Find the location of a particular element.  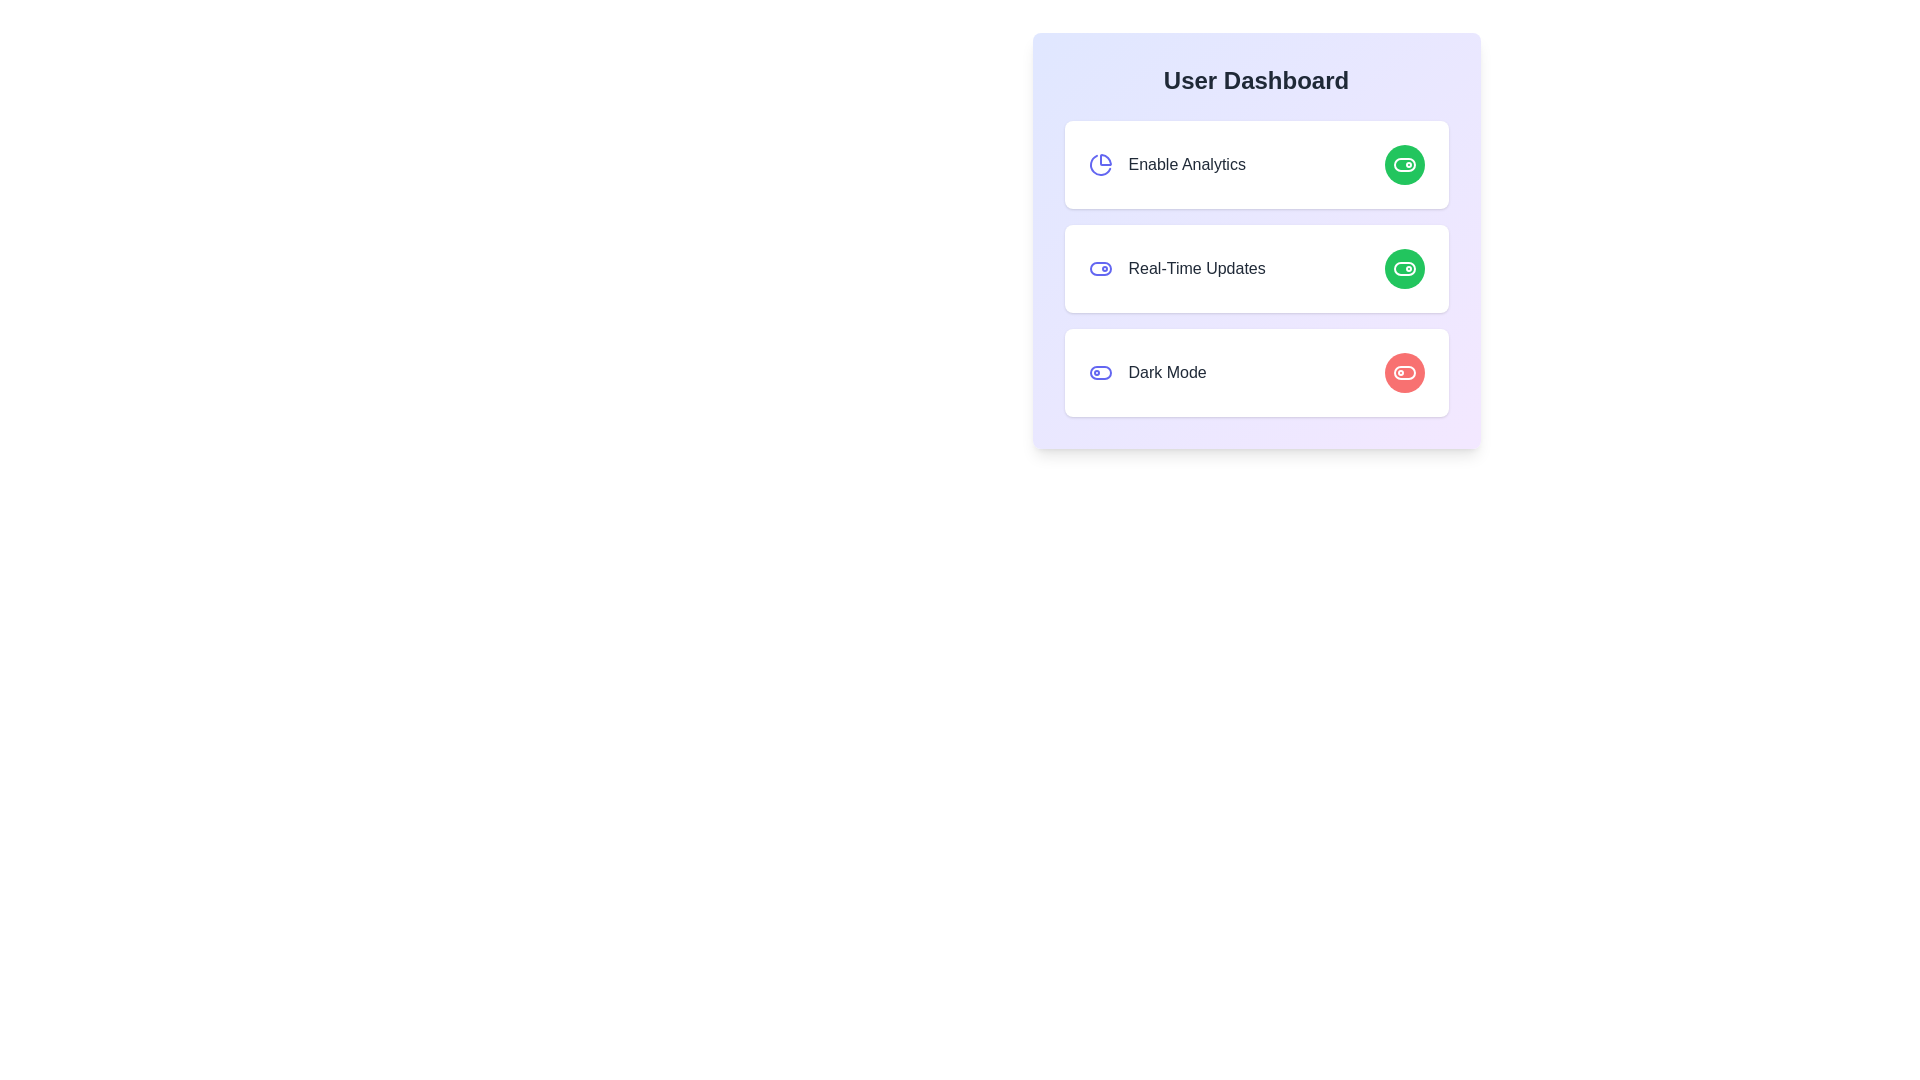

the decorative shape indicating that the toggle switch for 'Real-Time Updates' is active in the 'User Dashboard' interface is located at coordinates (1403, 268).